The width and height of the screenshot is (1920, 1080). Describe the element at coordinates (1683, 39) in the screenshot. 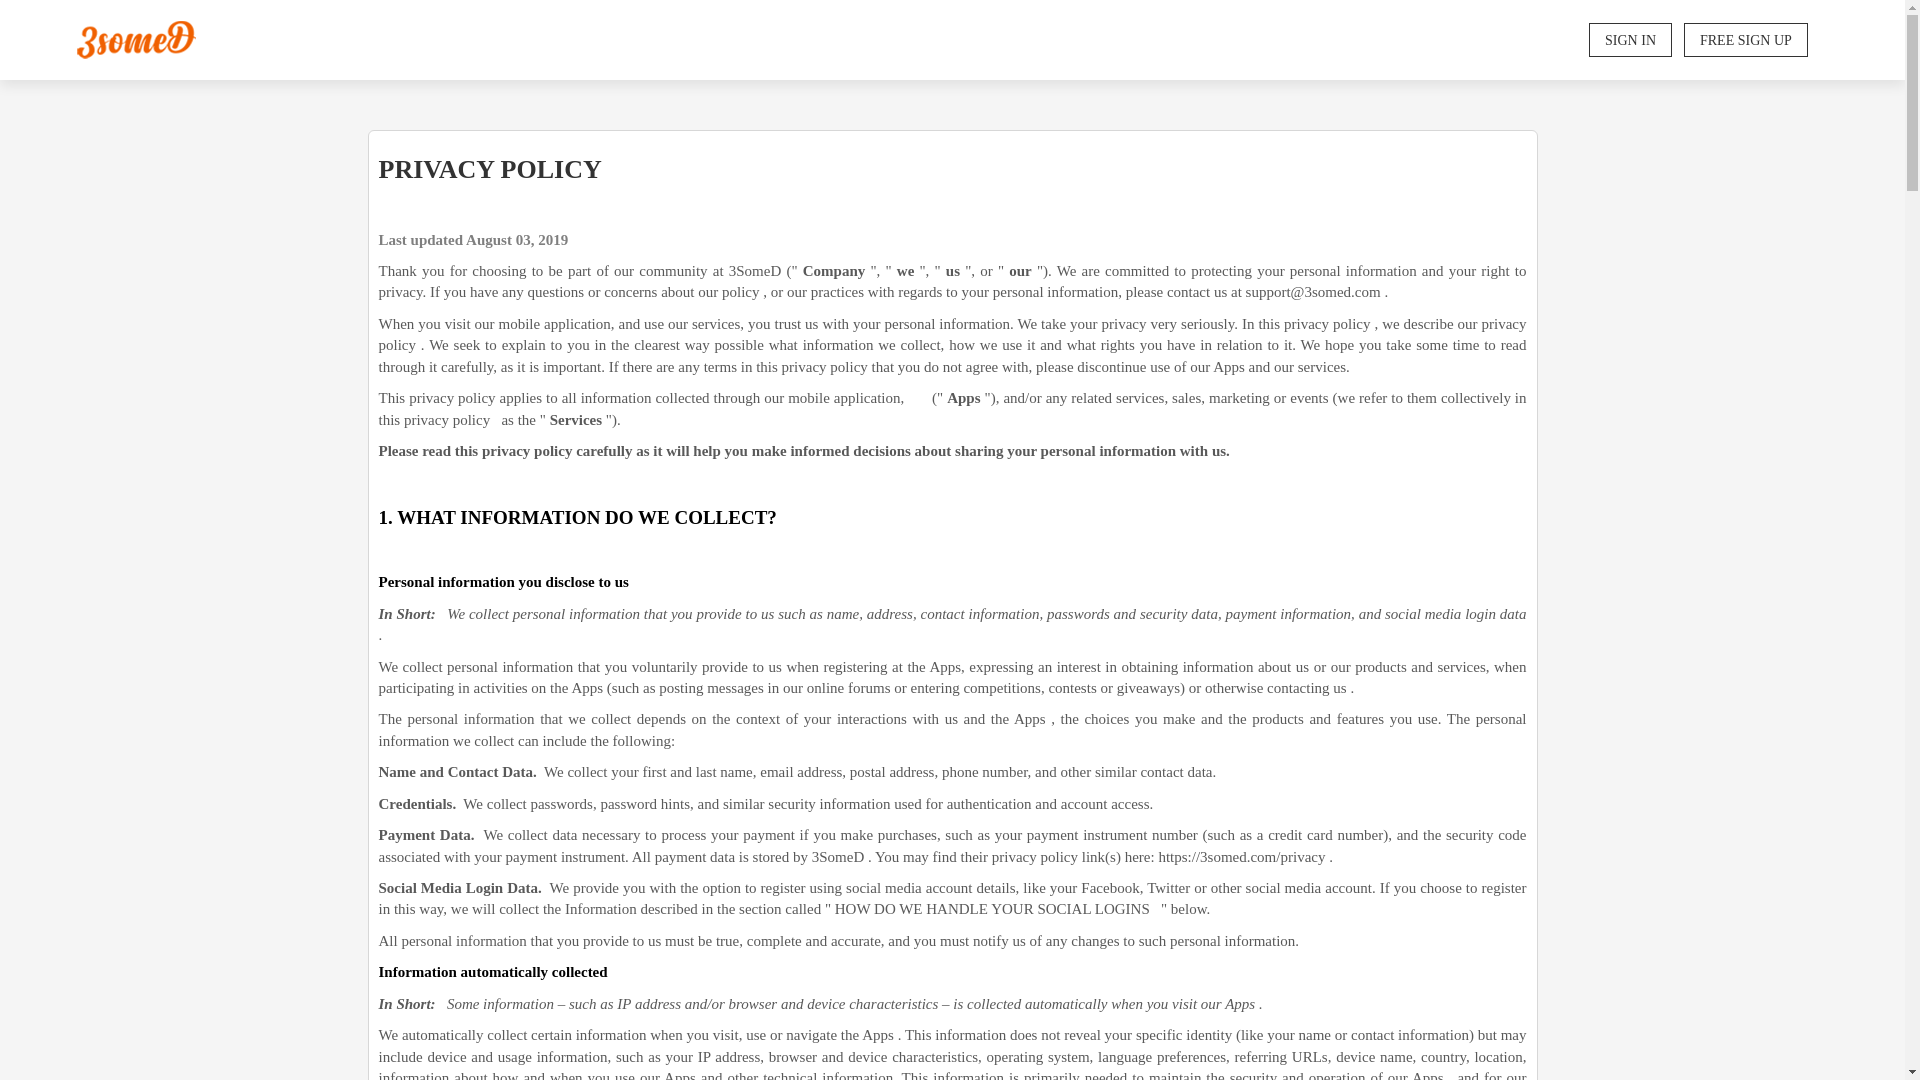

I see `'FREE SIGN UP'` at that location.